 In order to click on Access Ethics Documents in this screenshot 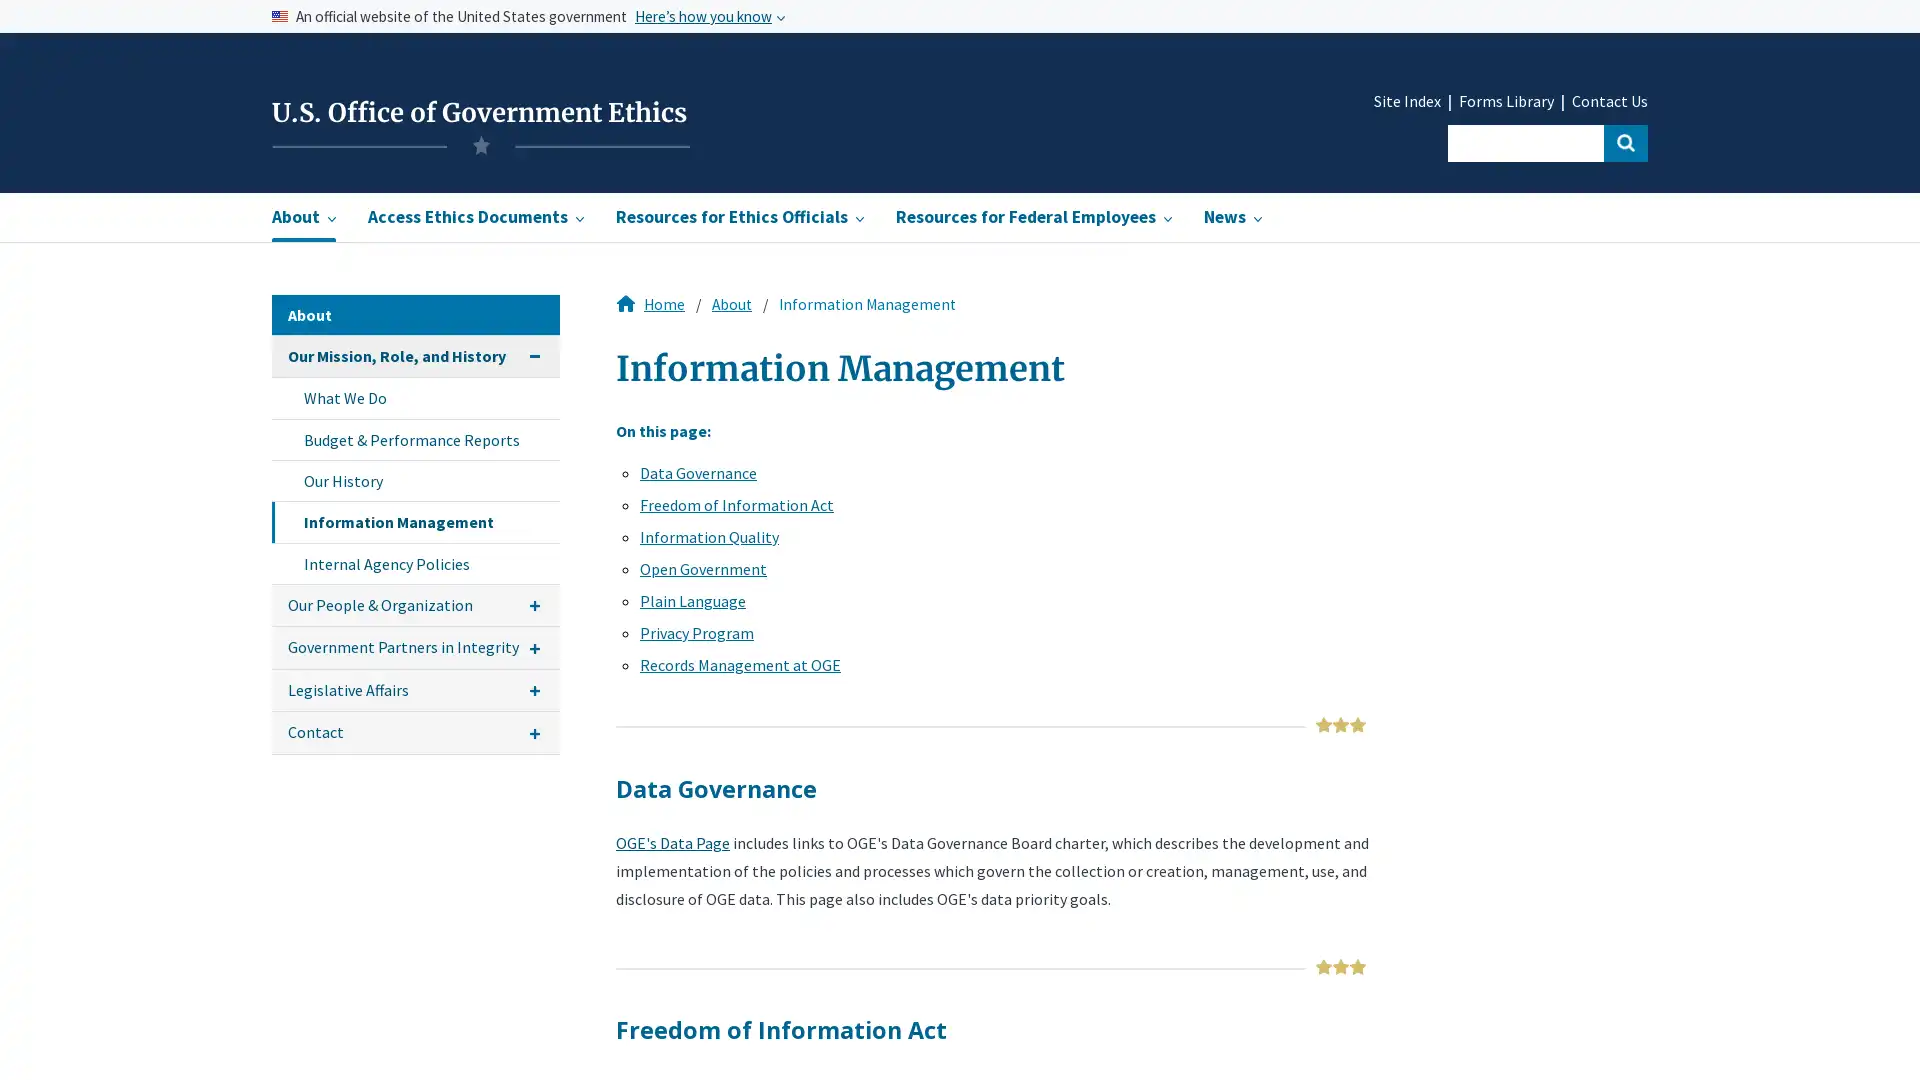, I will do `click(474, 216)`.